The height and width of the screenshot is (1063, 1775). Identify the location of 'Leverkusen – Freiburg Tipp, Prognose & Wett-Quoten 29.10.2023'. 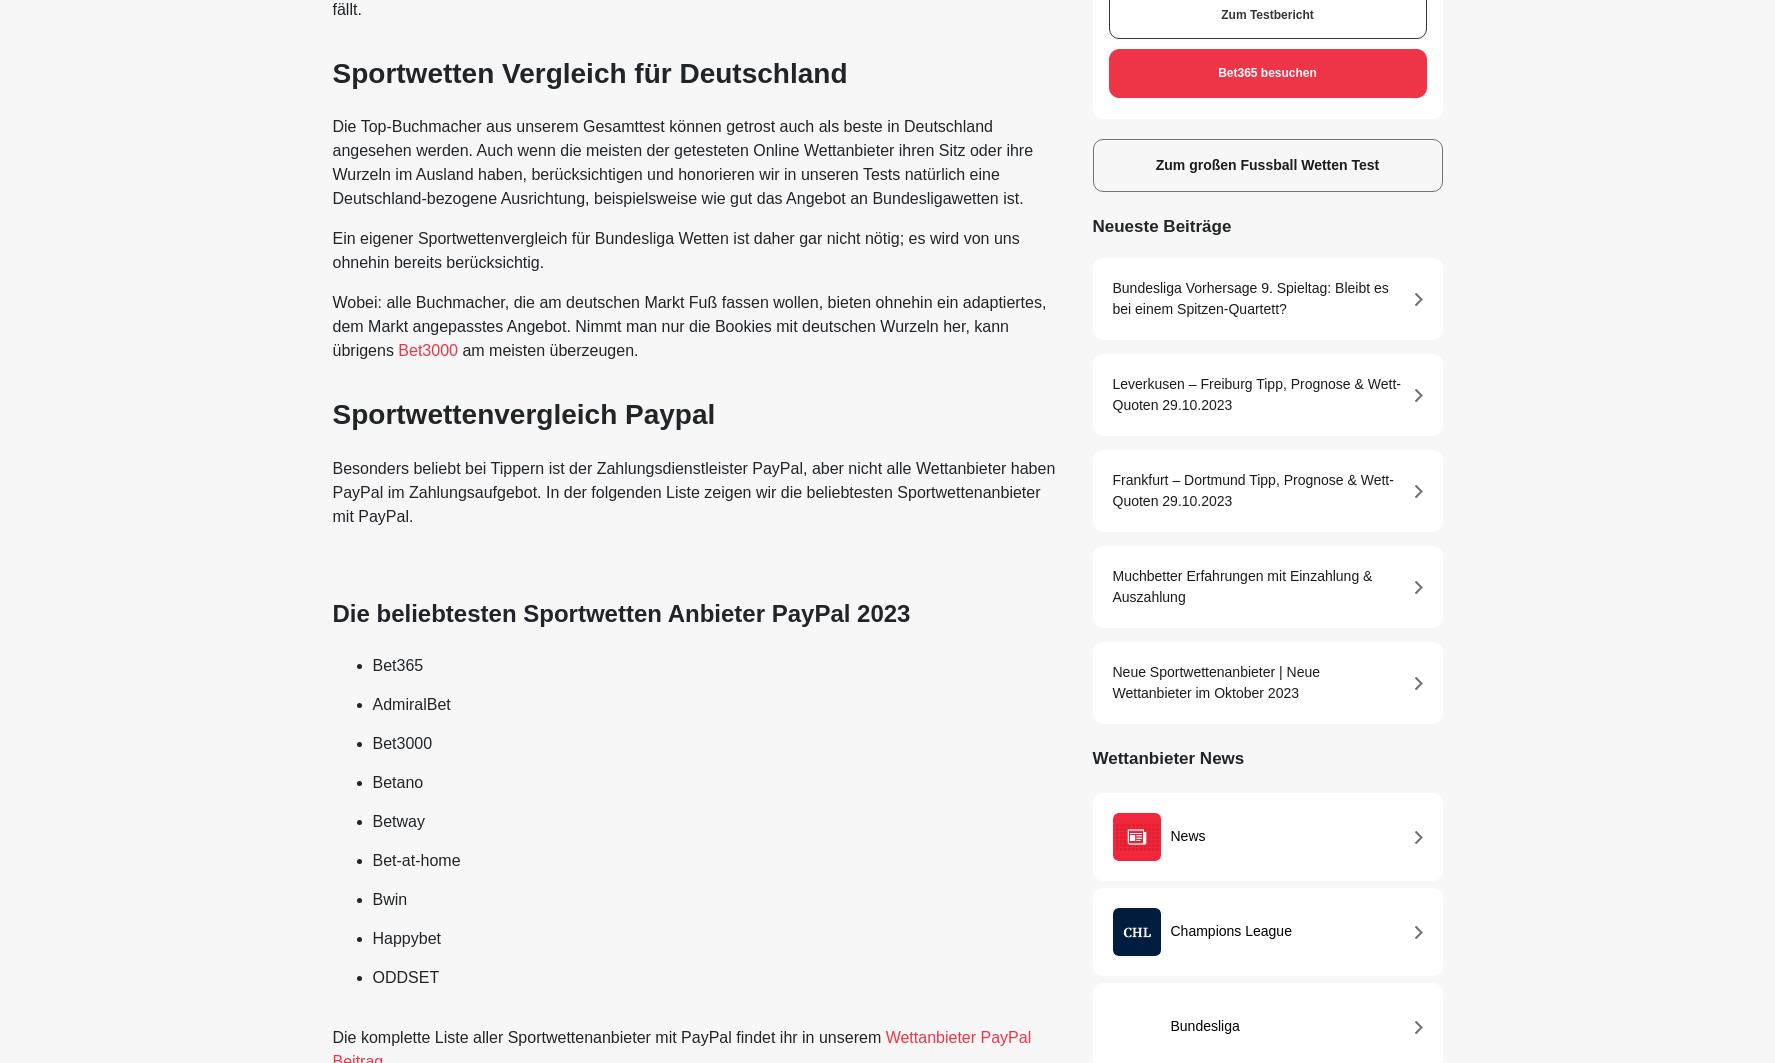
(1255, 393).